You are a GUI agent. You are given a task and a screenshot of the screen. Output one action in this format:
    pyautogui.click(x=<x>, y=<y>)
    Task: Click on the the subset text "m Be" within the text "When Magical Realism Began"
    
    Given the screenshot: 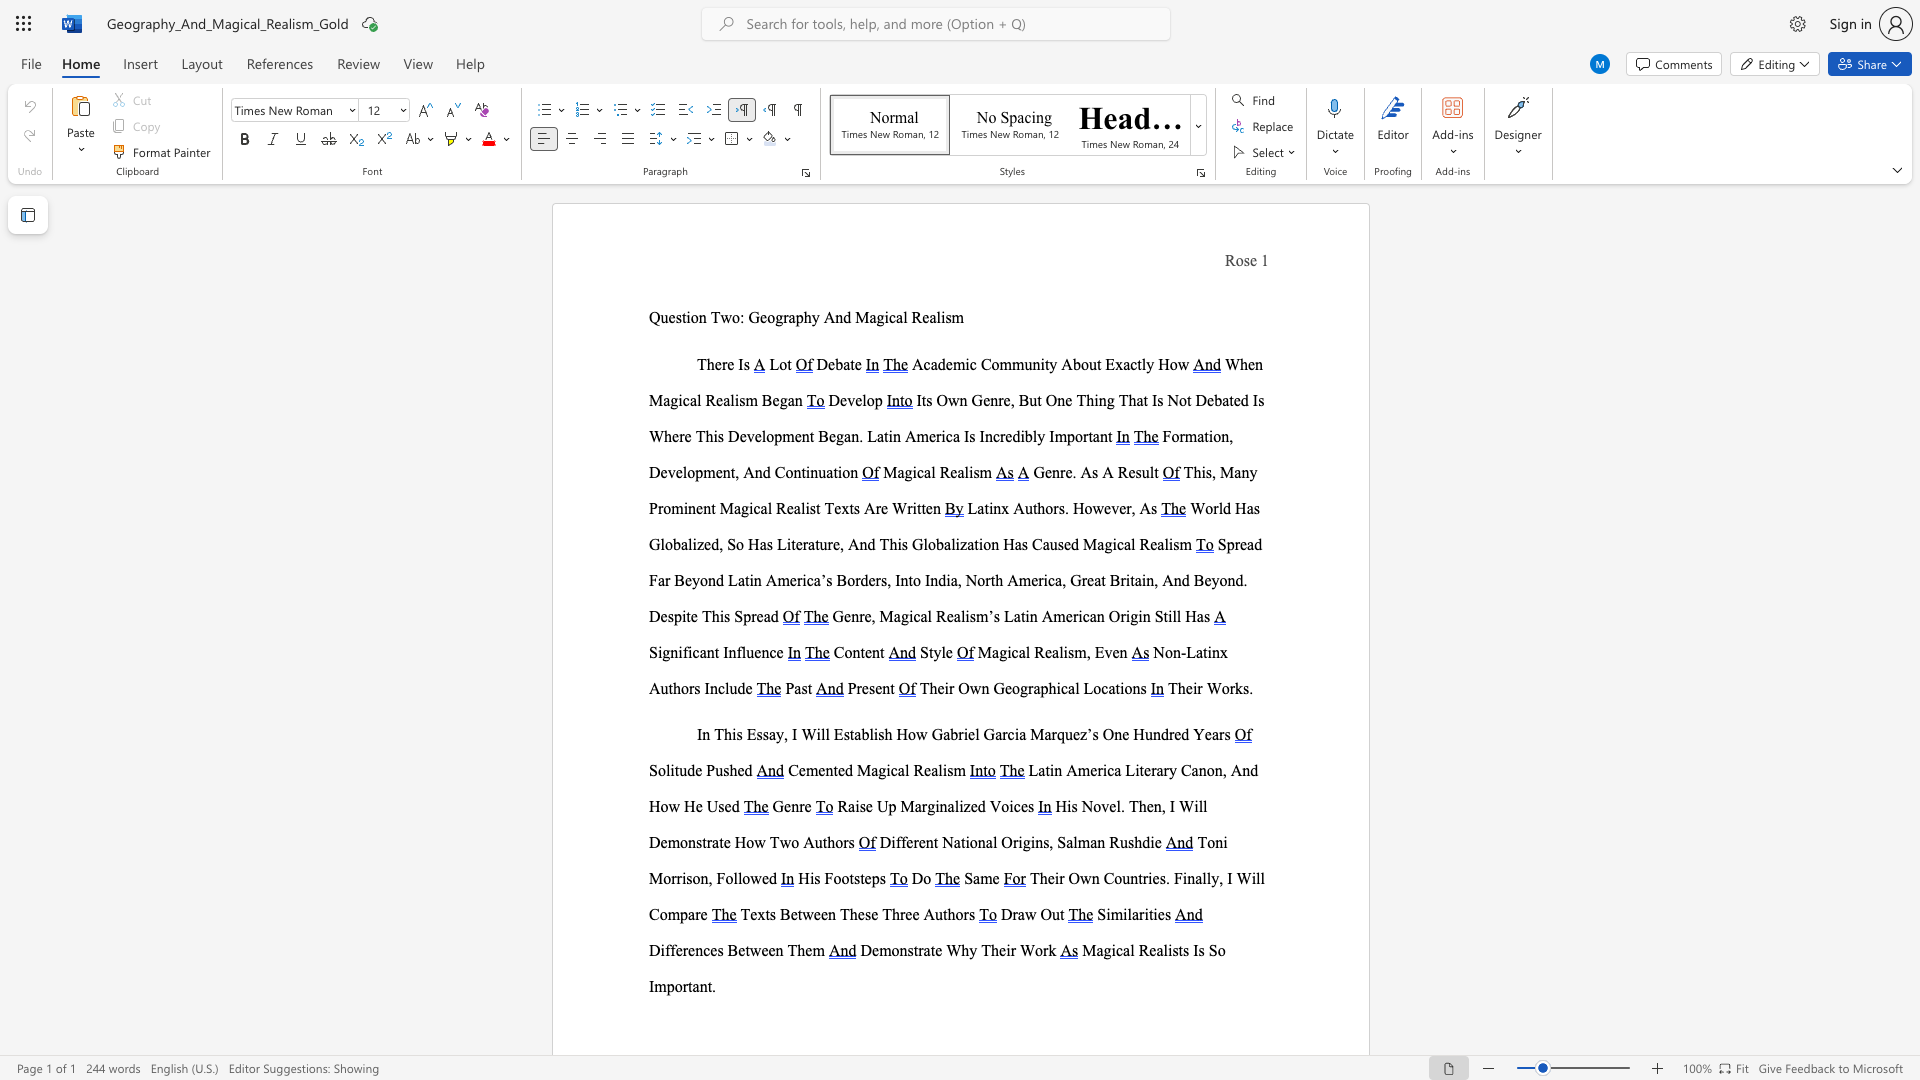 What is the action you would take?
    pyautogui.click(x=744, y=400)
    